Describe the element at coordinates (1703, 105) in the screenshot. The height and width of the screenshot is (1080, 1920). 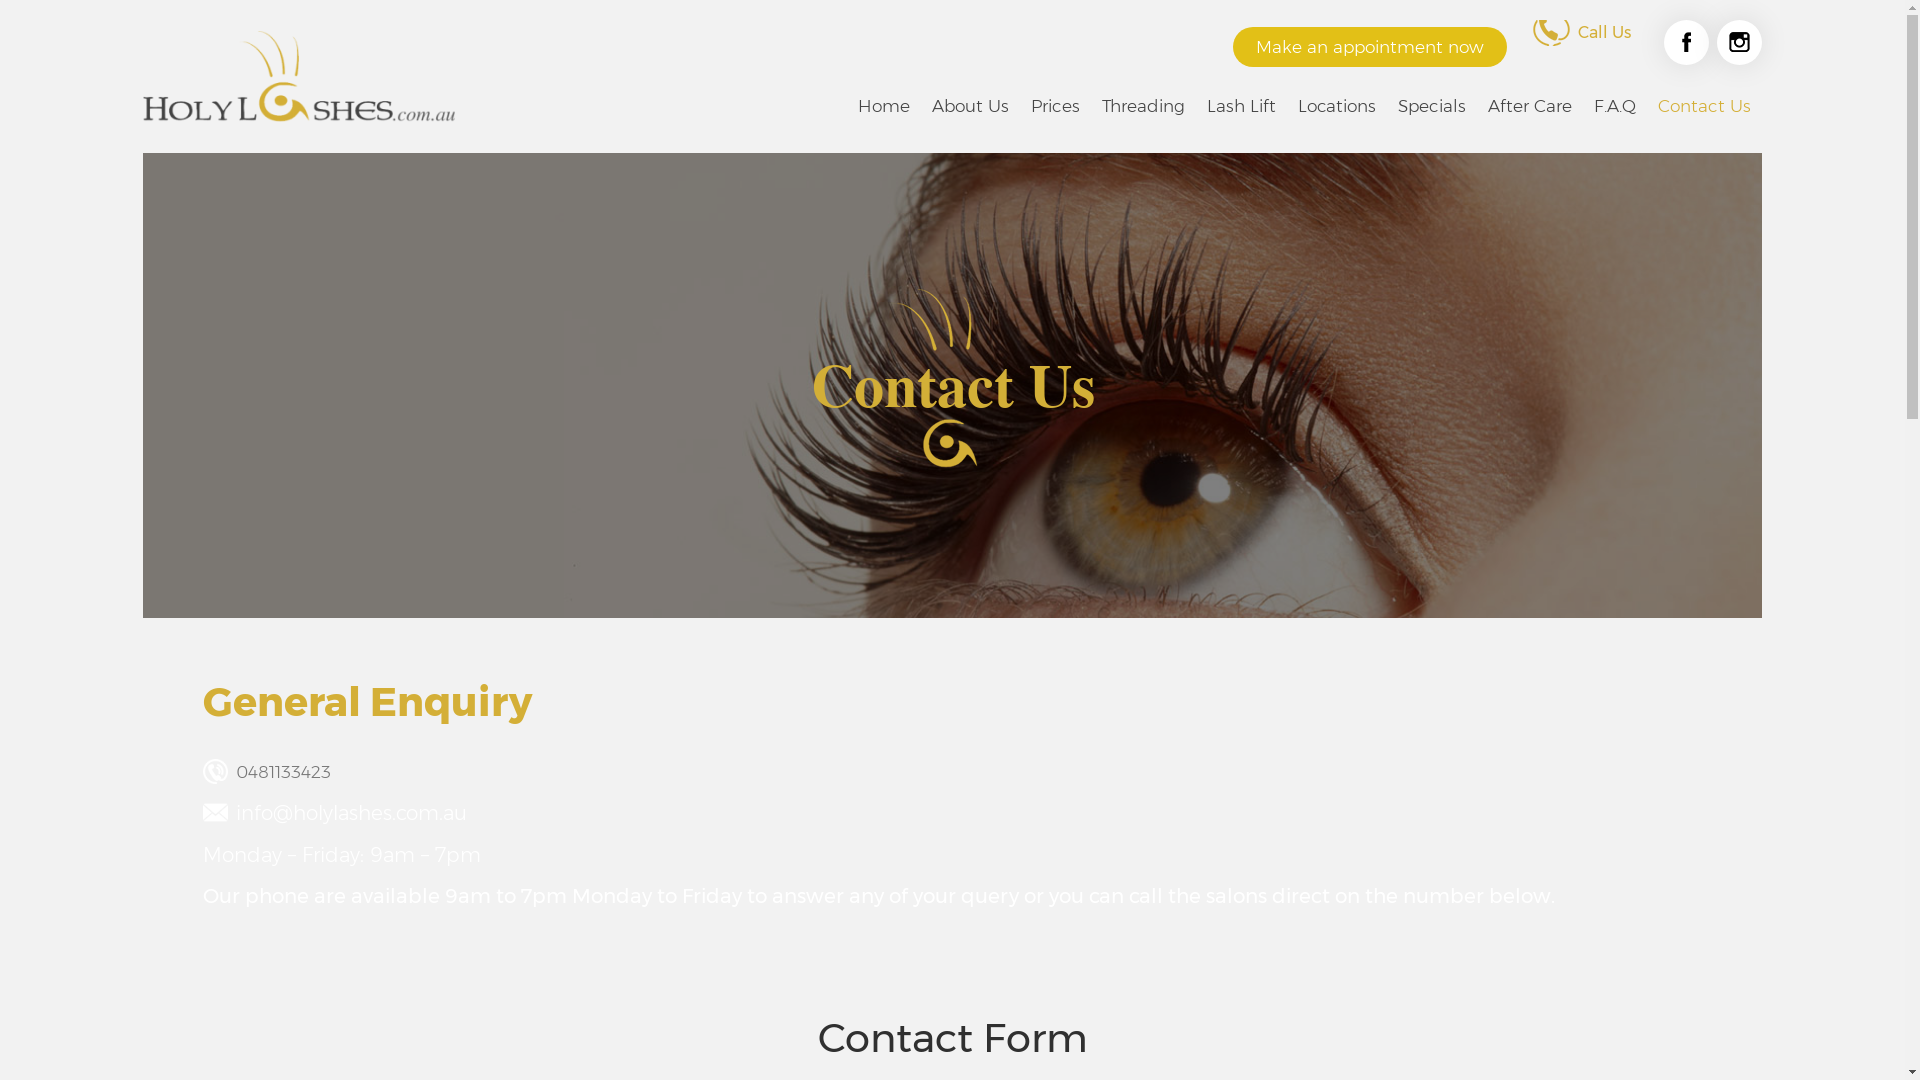
I see `'Contact Us'` at that location.